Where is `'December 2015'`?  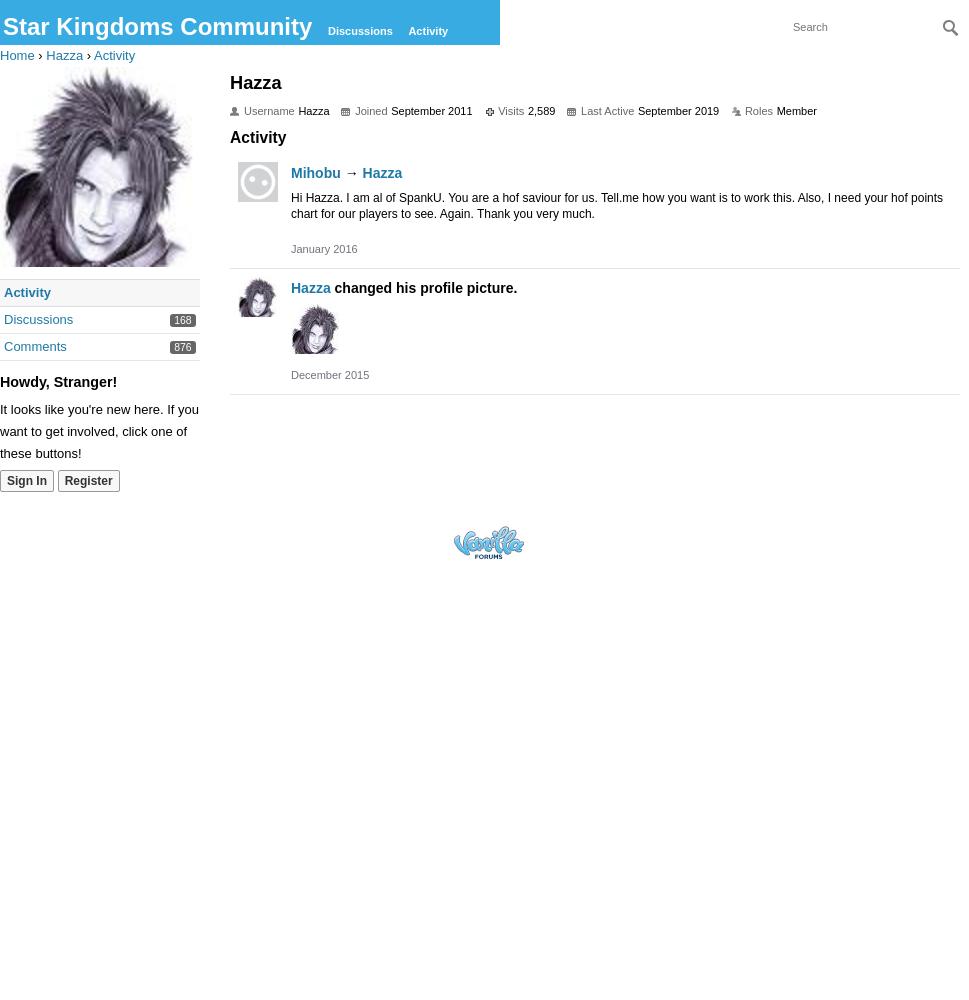
'December 2015' is located at coordinates (329, 375).